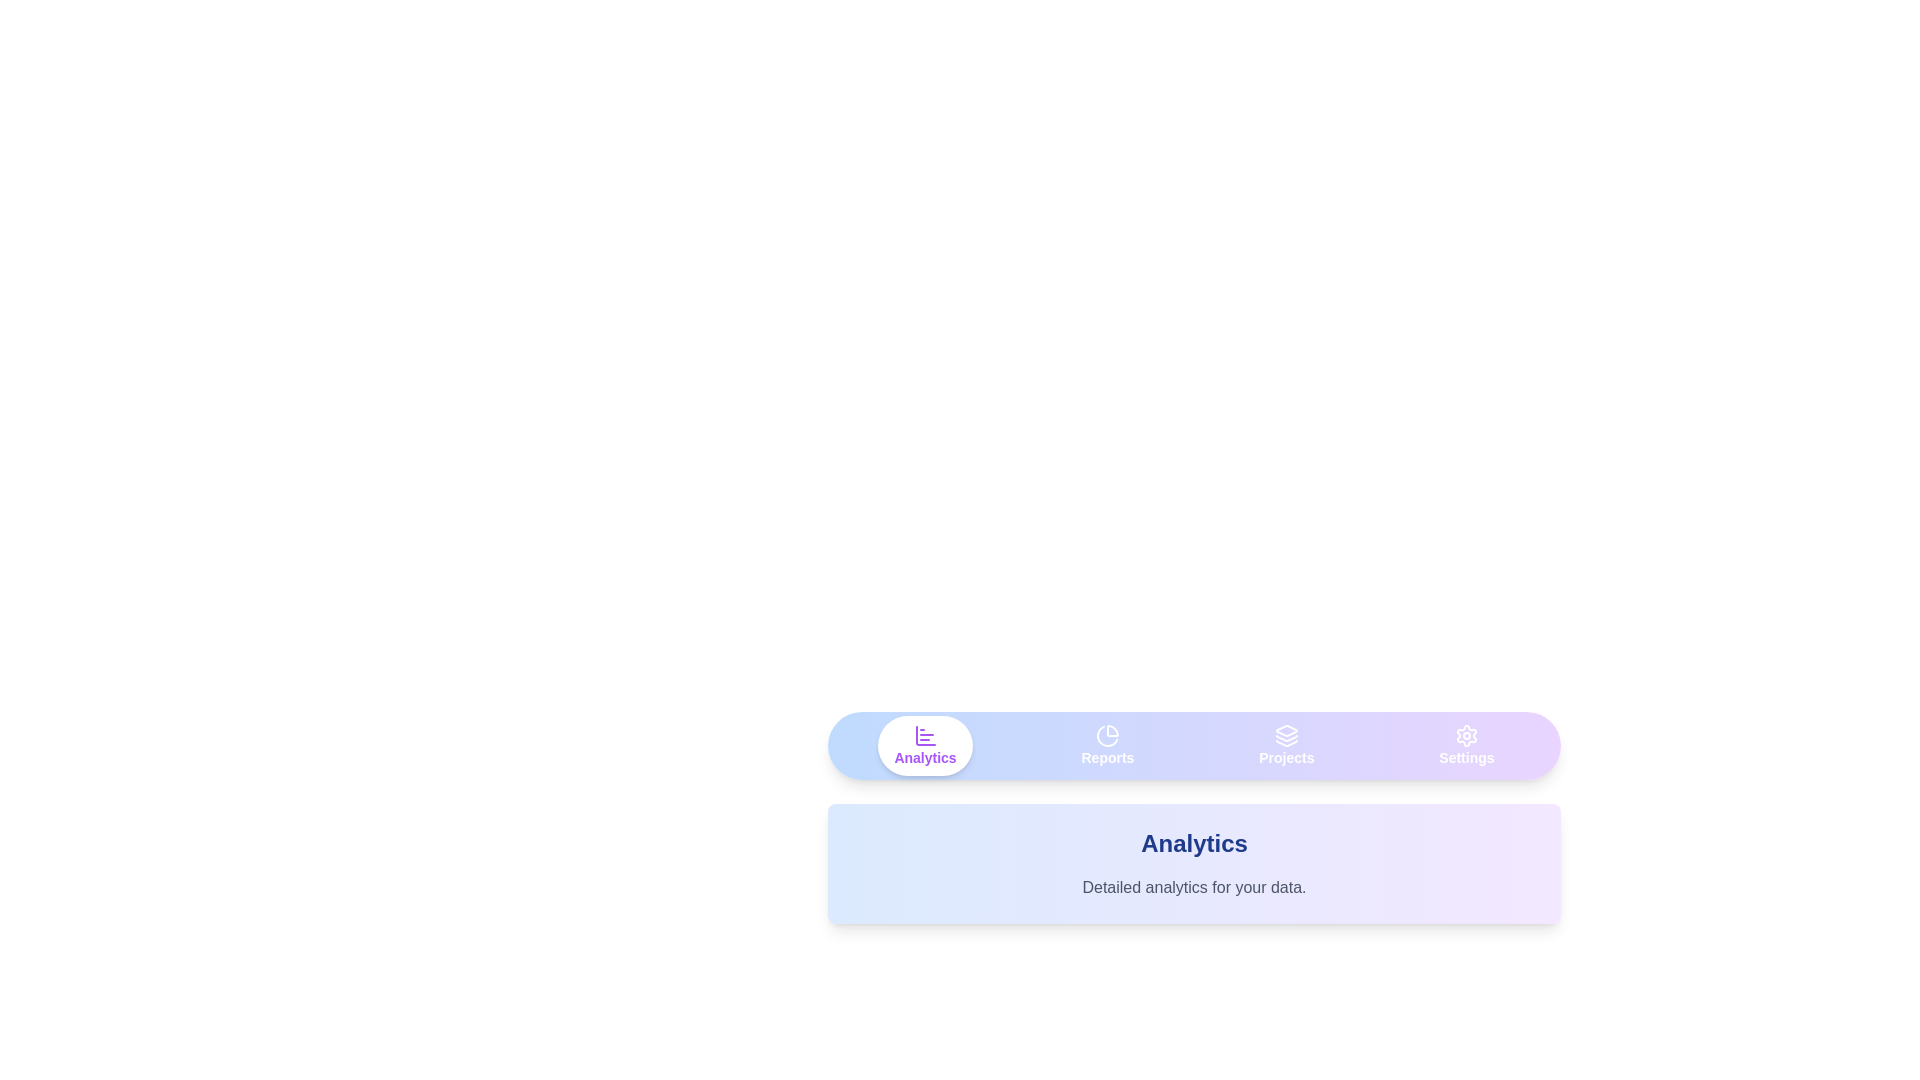 This screenshot has width=1920, height=1080. Describe the element at coordinates (1194, 886) in the screenshot. I see `the content area displaying the text 'Detailed analytics for your data.'` at that location.